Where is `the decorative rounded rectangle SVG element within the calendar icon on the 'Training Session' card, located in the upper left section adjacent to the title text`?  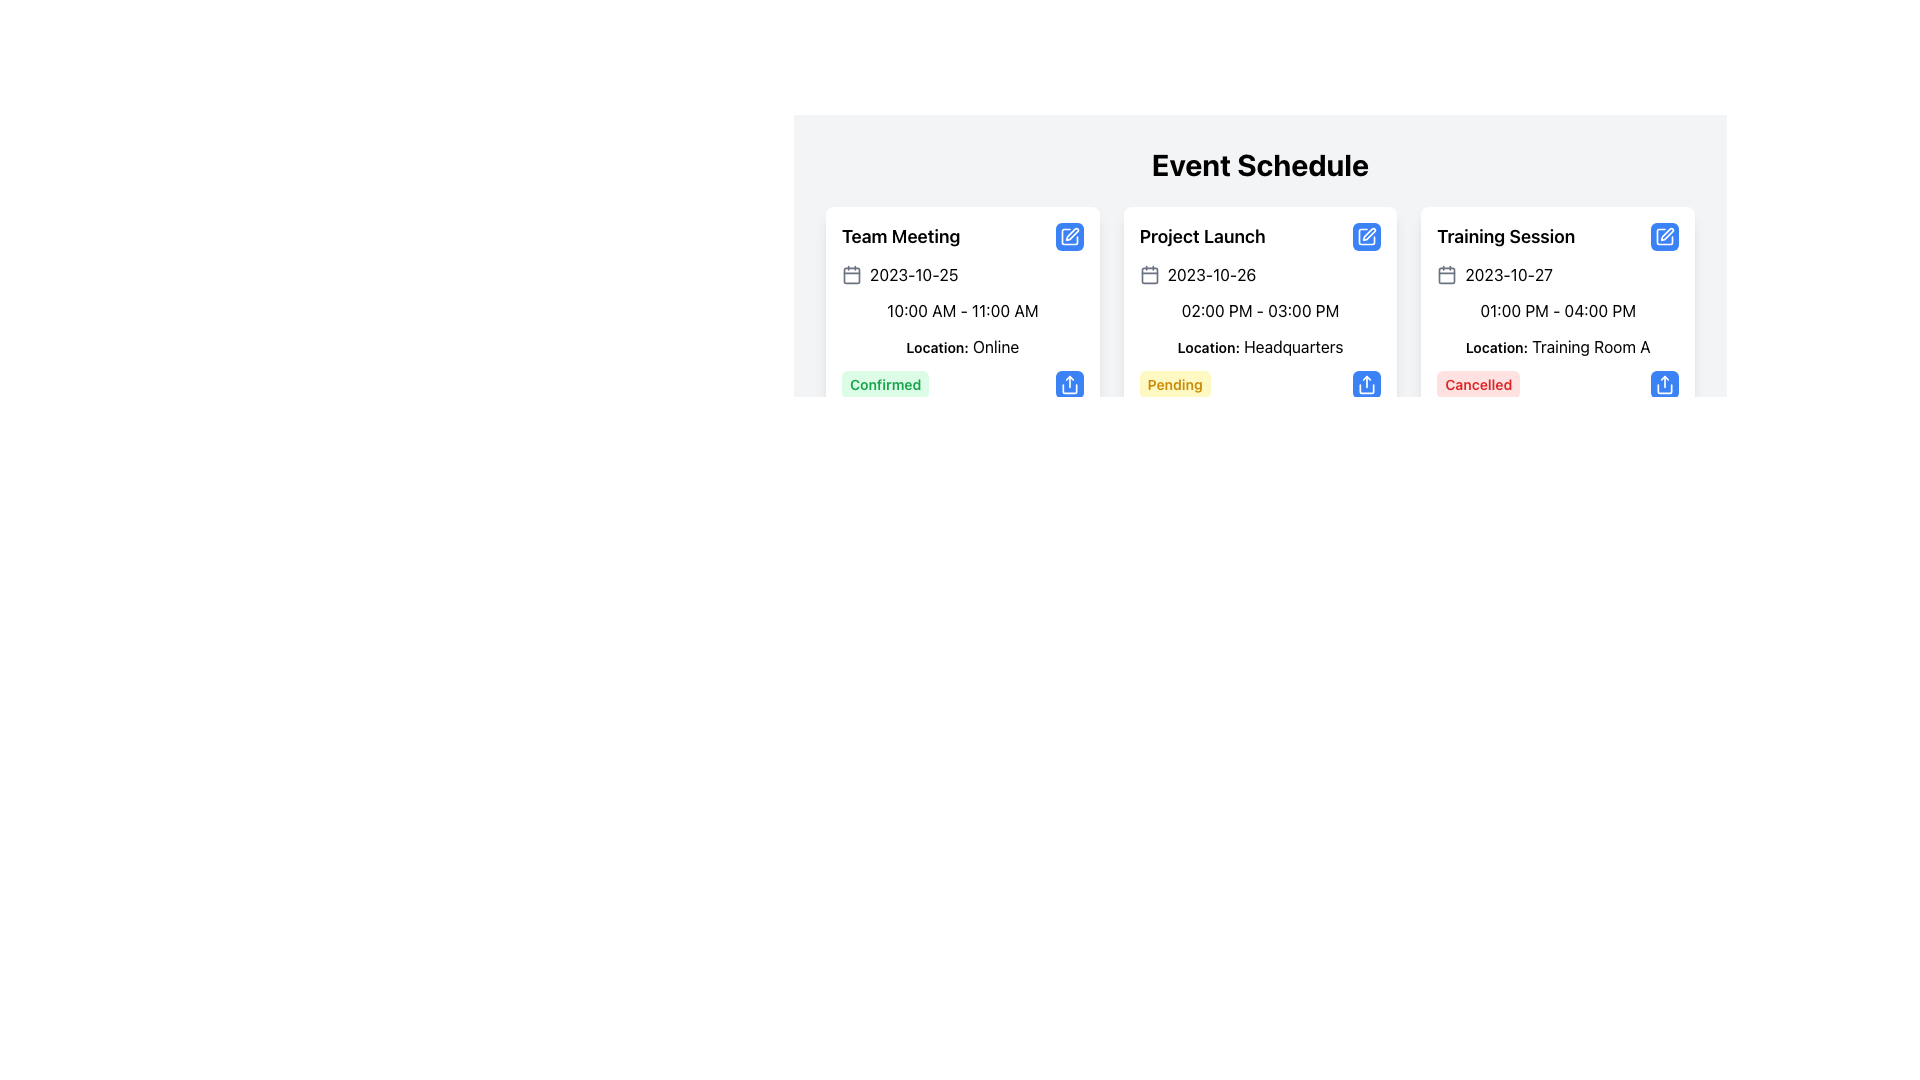
the decorative rounded rectangle SVG element within the calendar icon on the 'Training Session' card, located in the upper left section adjacent to the title text is located at coordinates (1447, 275).